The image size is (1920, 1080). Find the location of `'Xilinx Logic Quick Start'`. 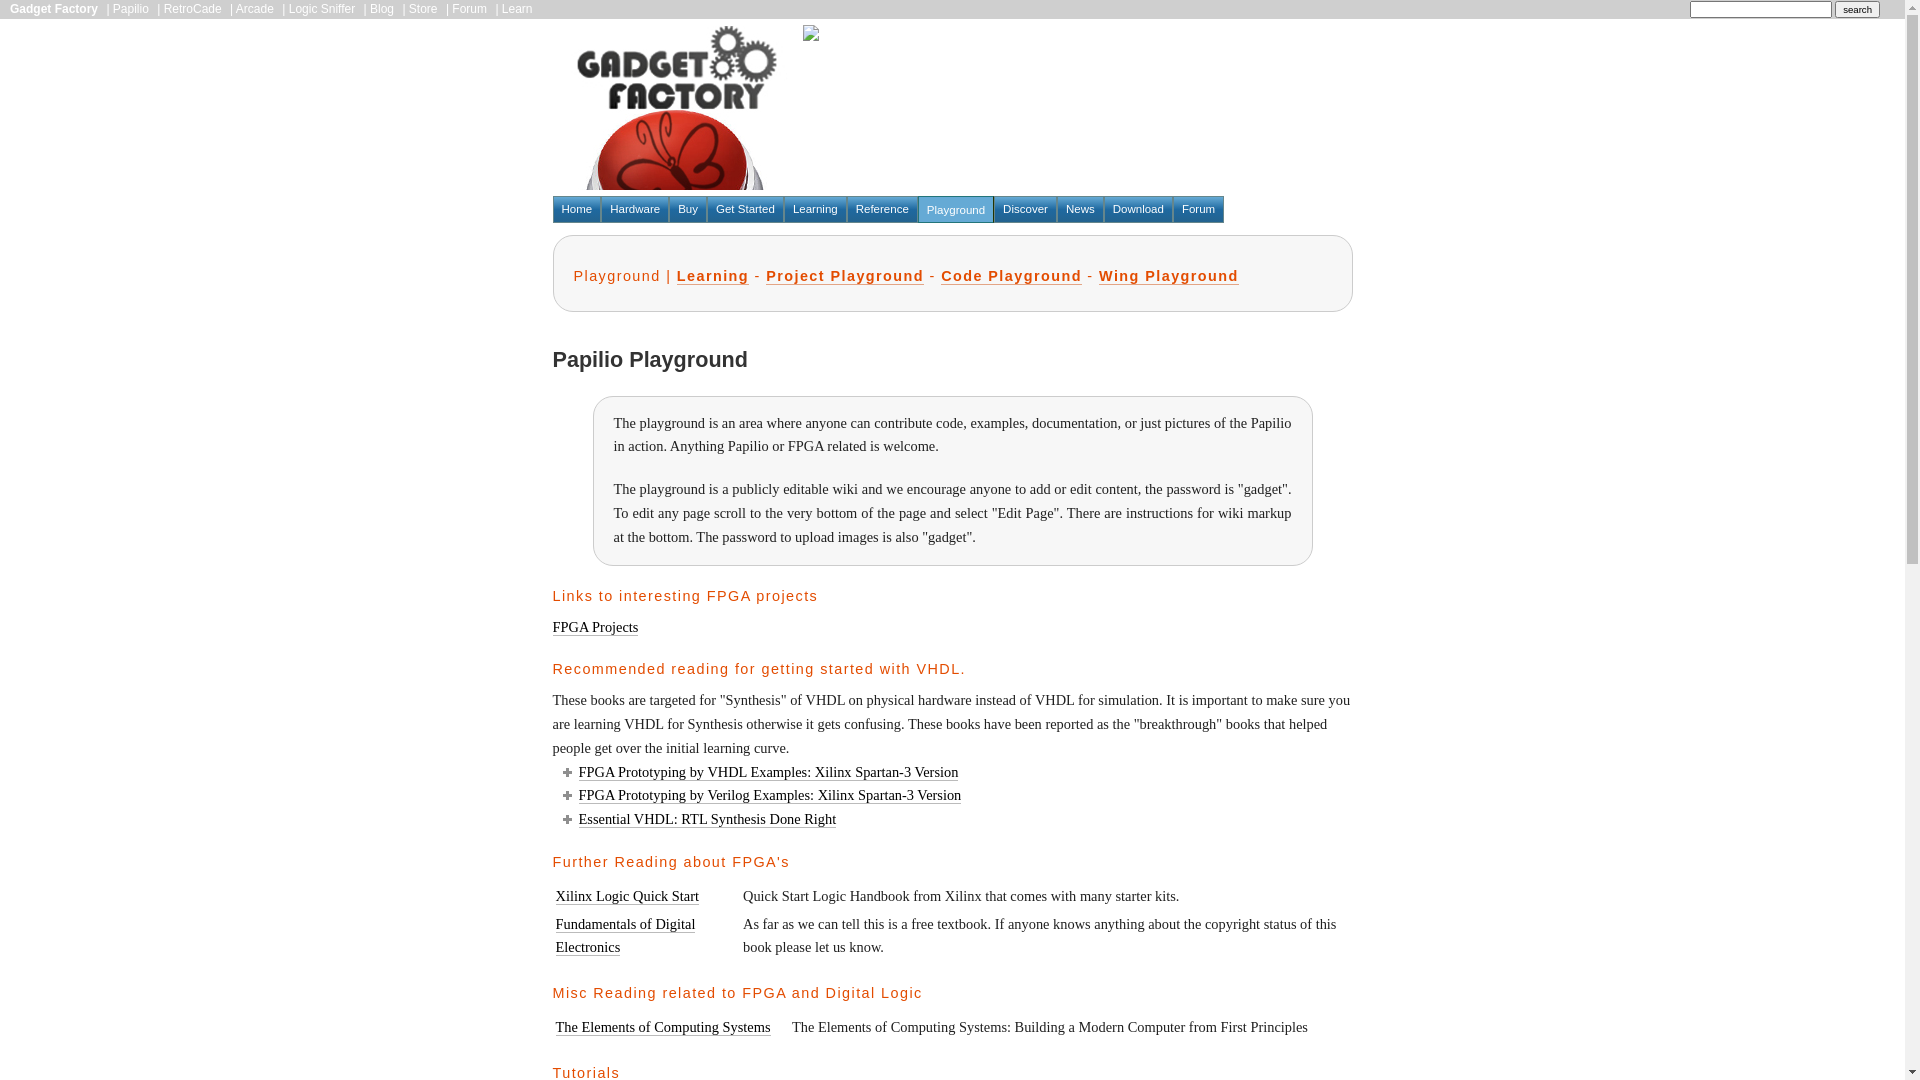

'Xilinx Logic Quick Start' is located at coordinates (627, 895).